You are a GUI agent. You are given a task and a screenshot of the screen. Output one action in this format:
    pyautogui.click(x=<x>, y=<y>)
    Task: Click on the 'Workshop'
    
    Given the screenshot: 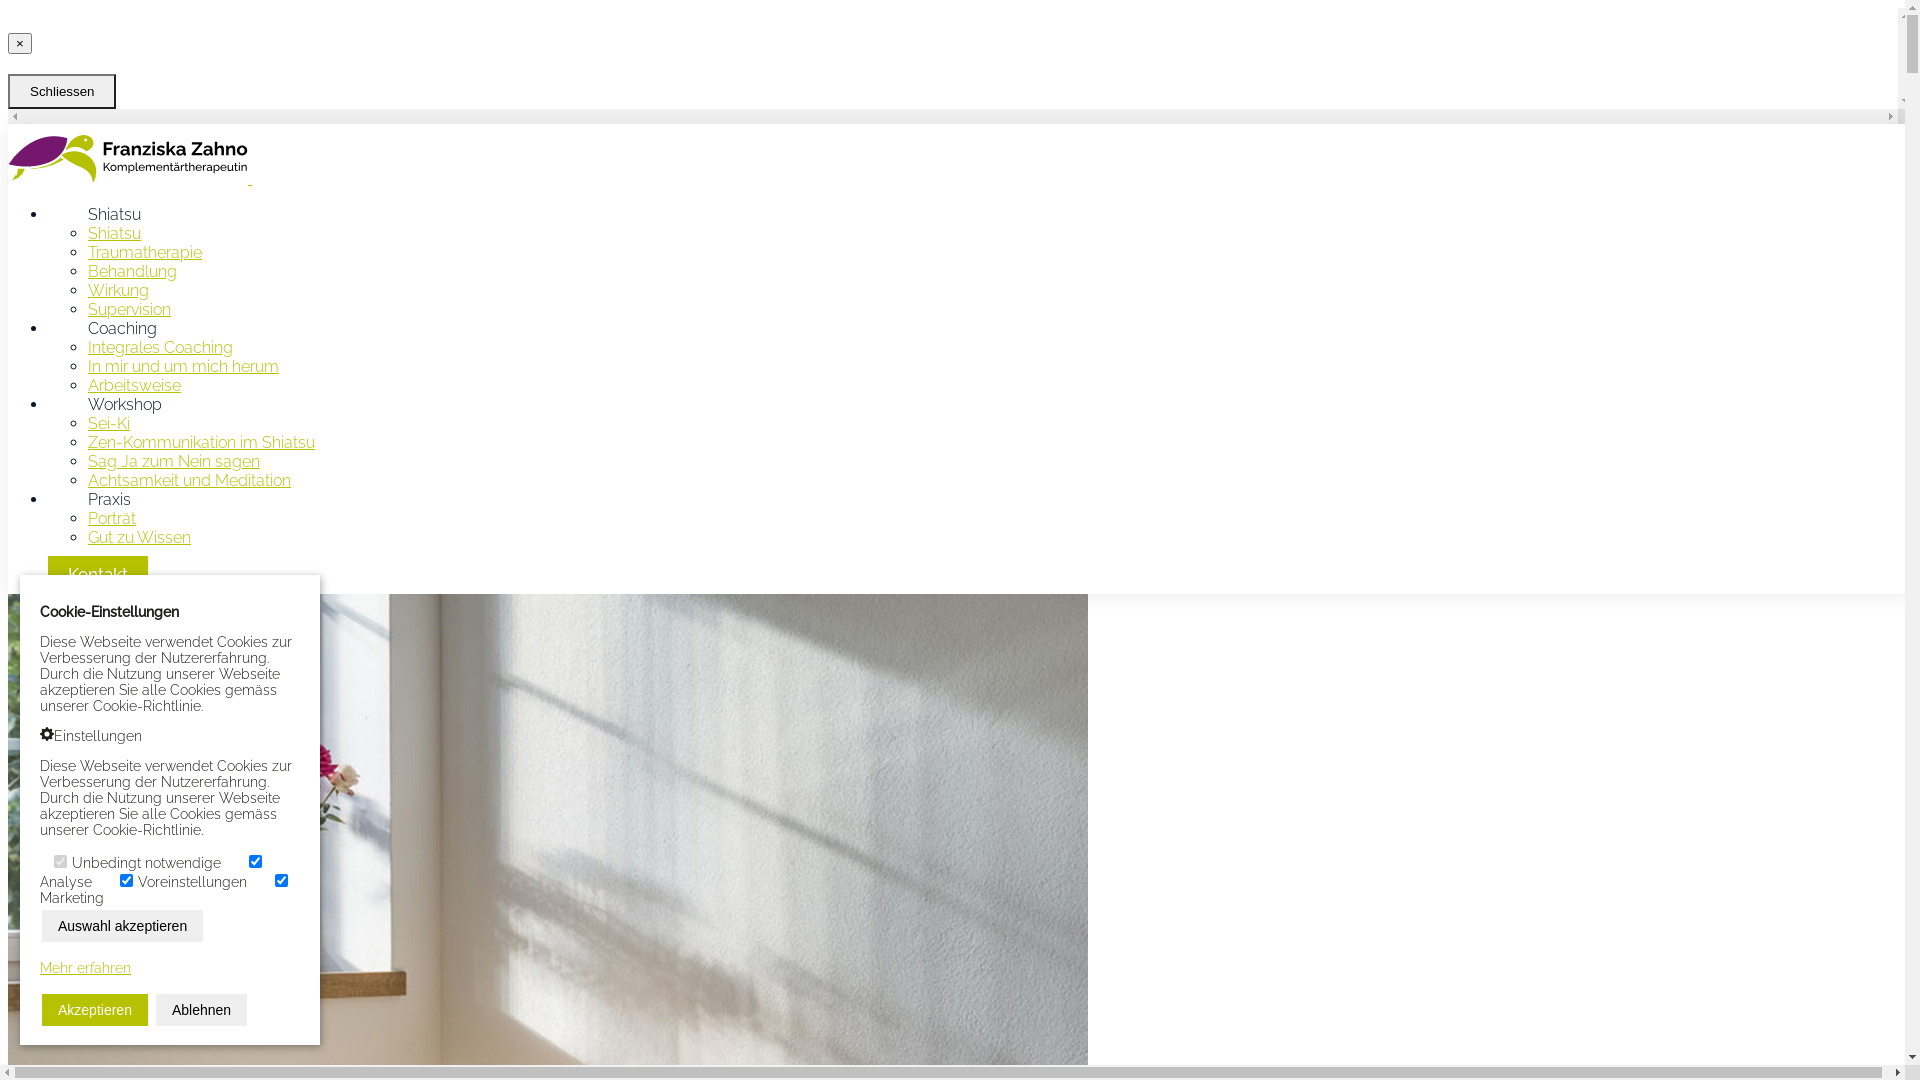 What is the action you would take?
    pyautogui.click(x=123, y=404)
    